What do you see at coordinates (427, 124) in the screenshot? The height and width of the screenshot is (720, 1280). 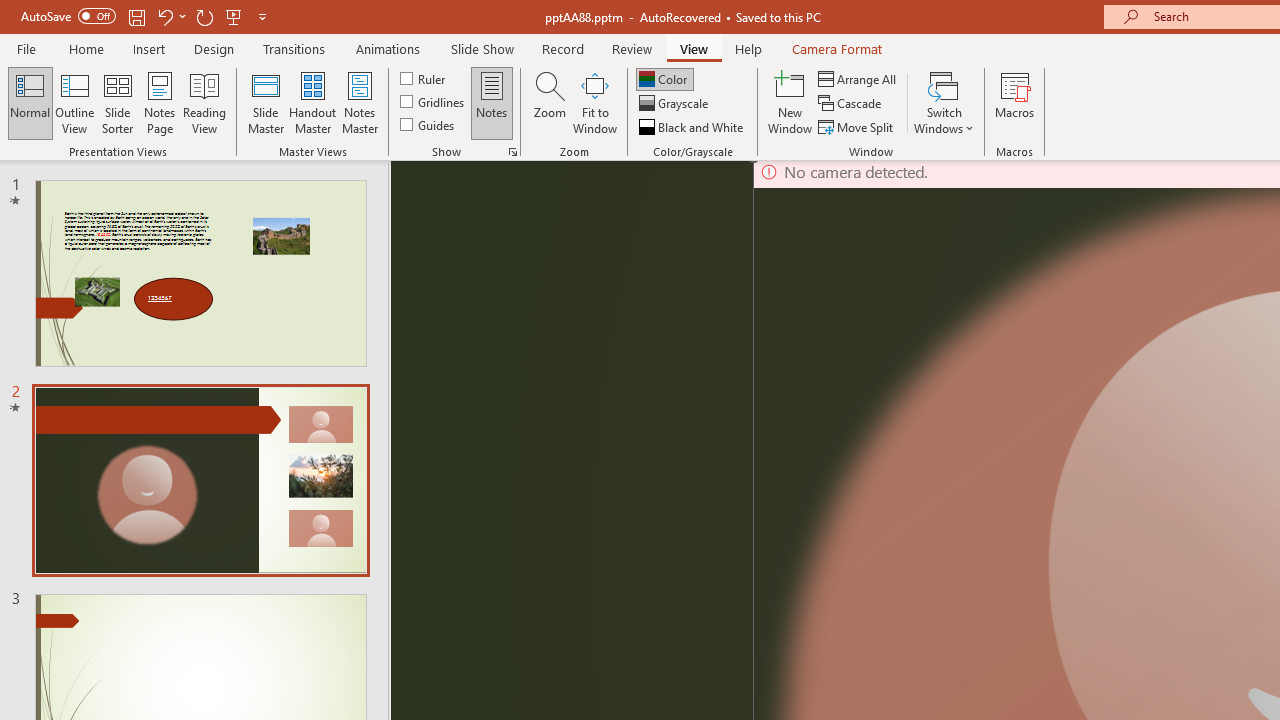 I see `'Guides'` at bounding box center [427, 124].